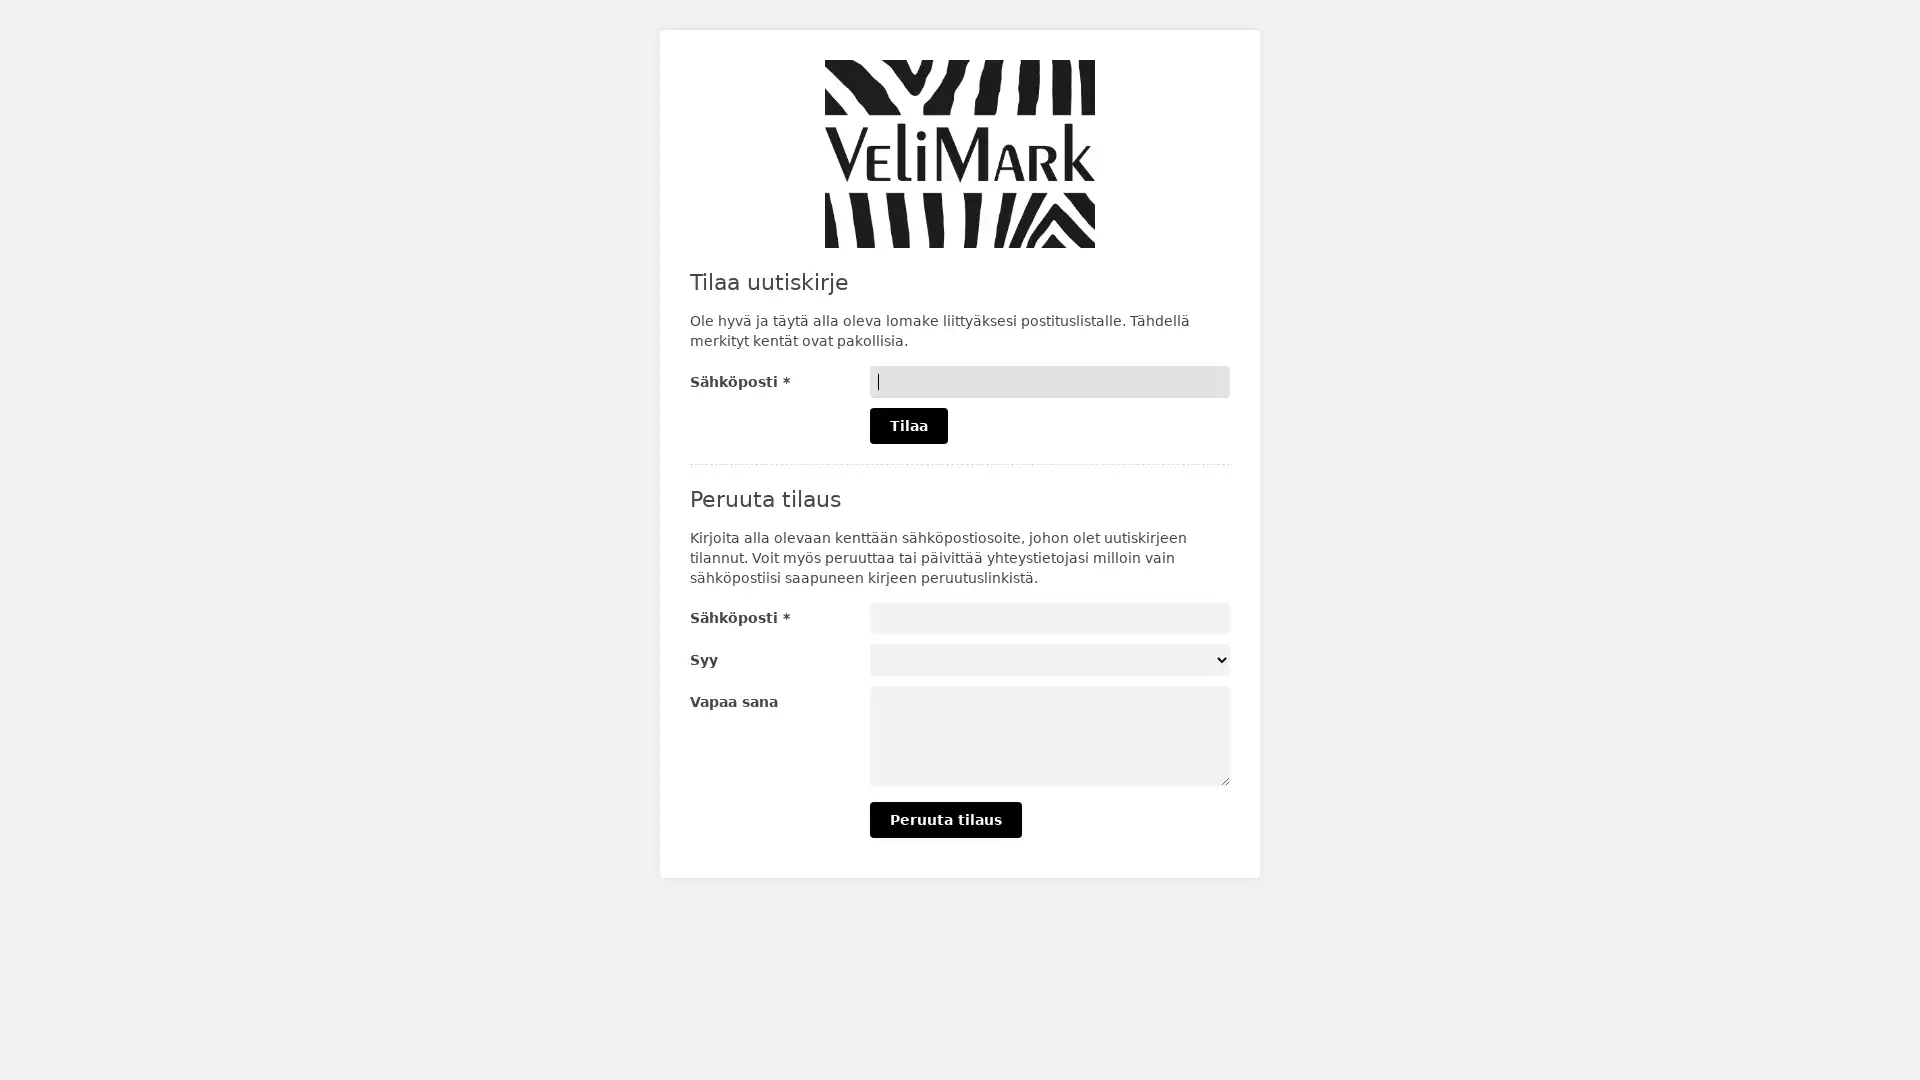 This screenshot has width=1920, height=1080. What do you see at coordinates (944, 818) in the screenshot?
I see `Peruuta tilaus` at bounding box center [944, 818].